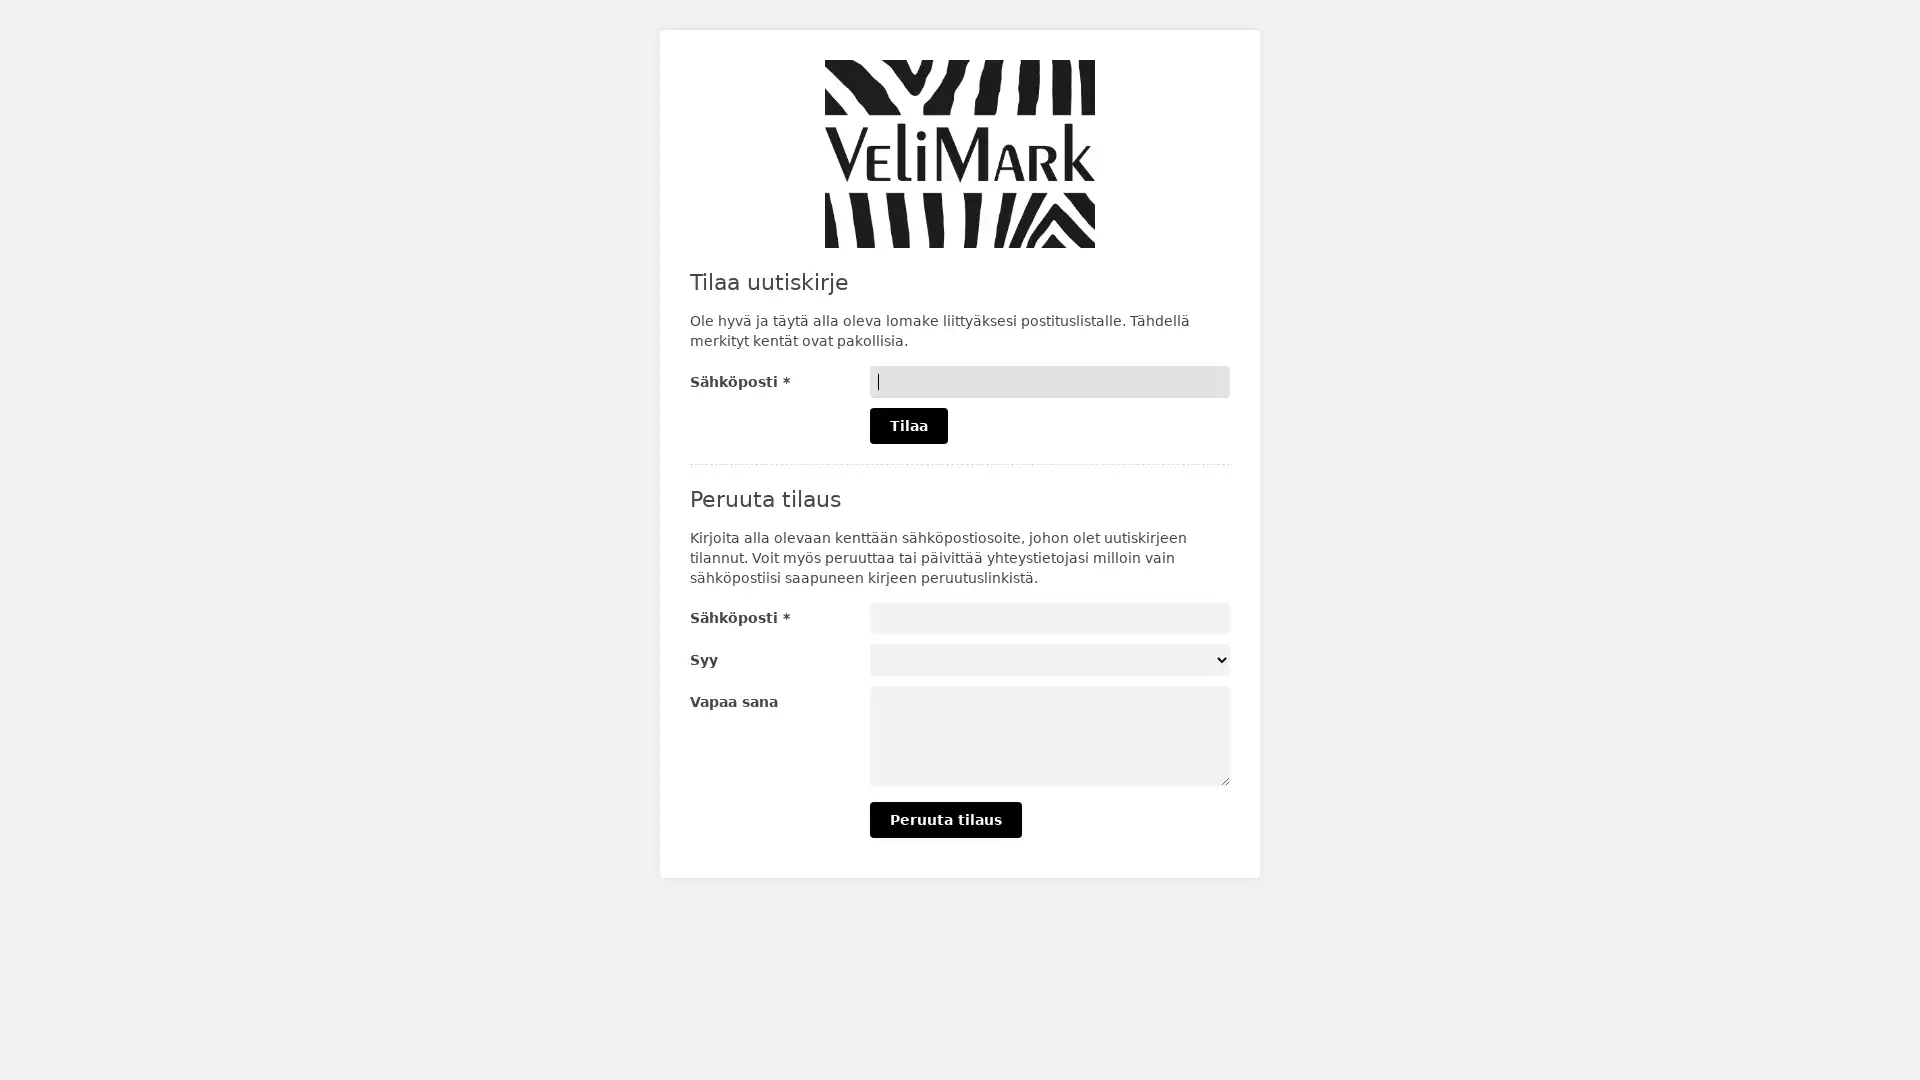 This screenshot has width=1920, height=1080. What do you see at coordinates (944, 818) in the screenshot?
I see `Peruuta tilaus` at bounding box center [944, 818].